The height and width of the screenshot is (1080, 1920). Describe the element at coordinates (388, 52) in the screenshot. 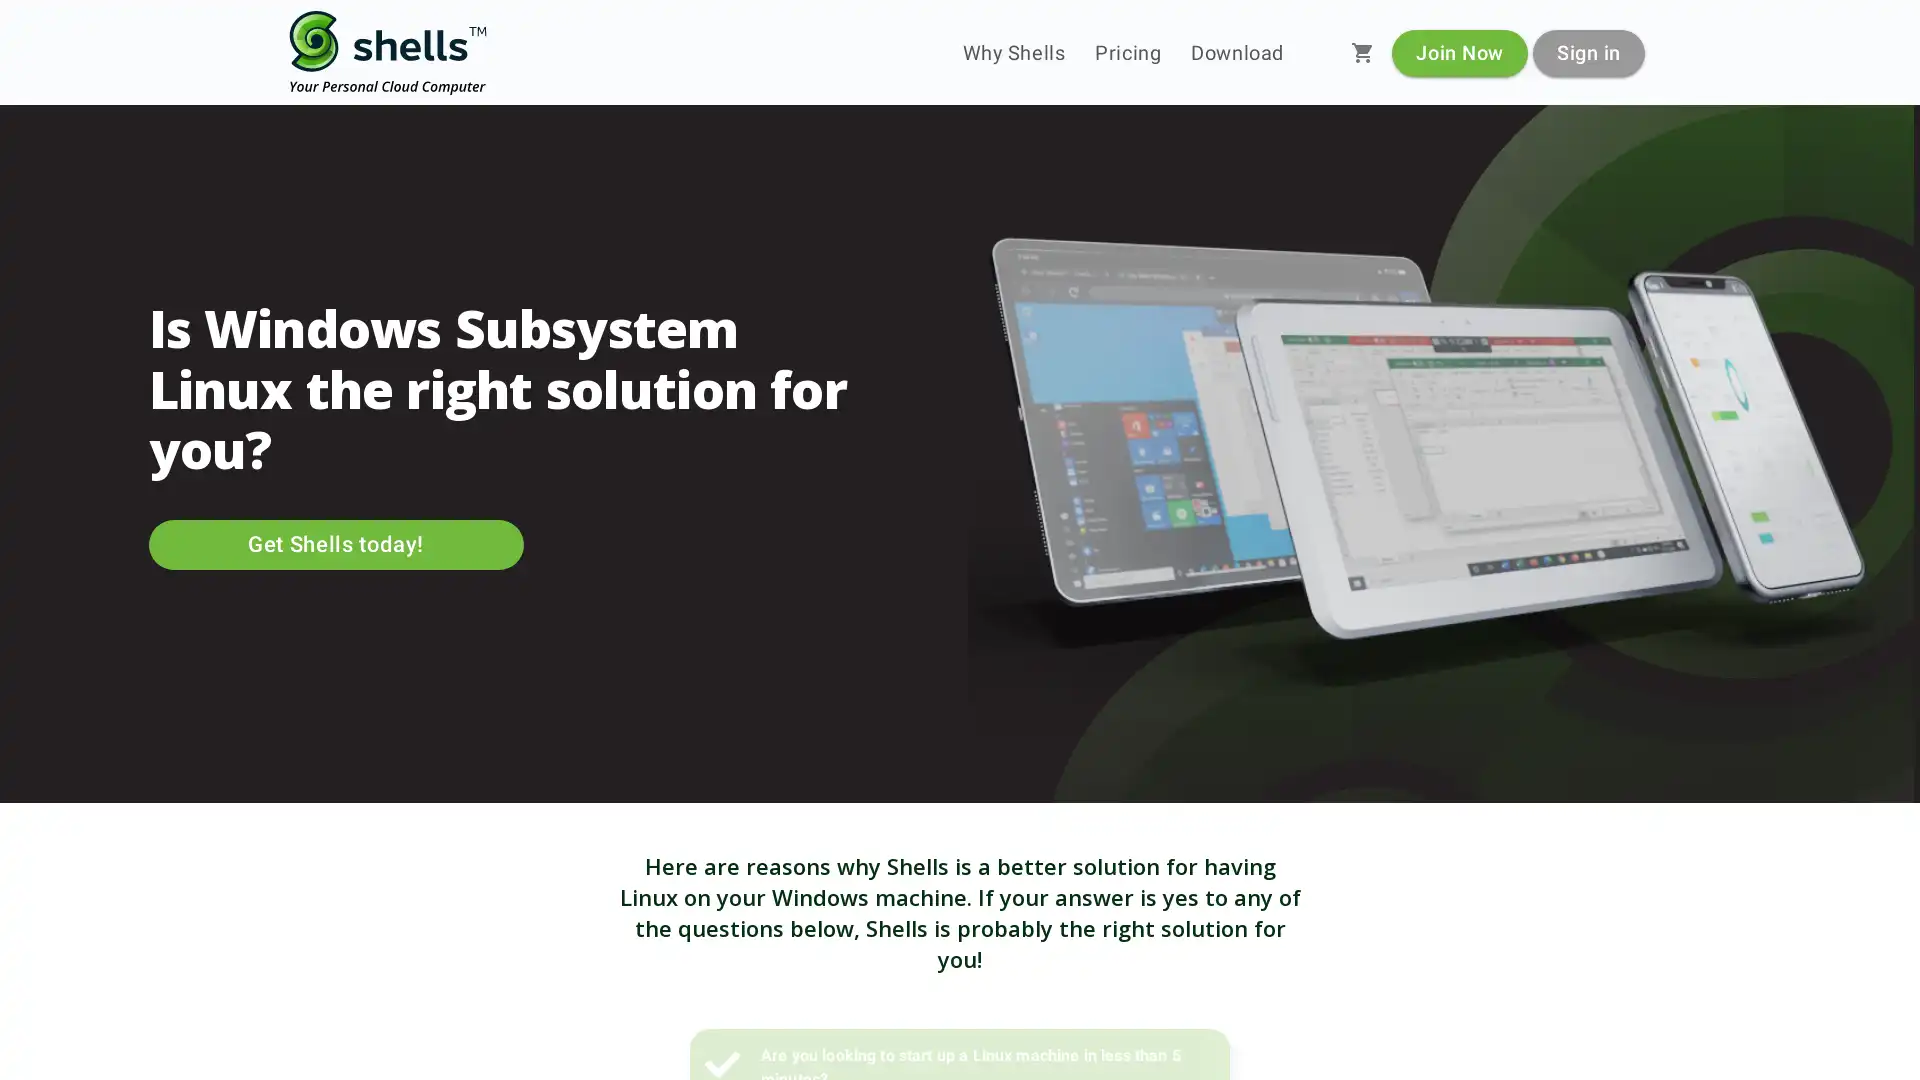

I see `Shells Logo` at that location.